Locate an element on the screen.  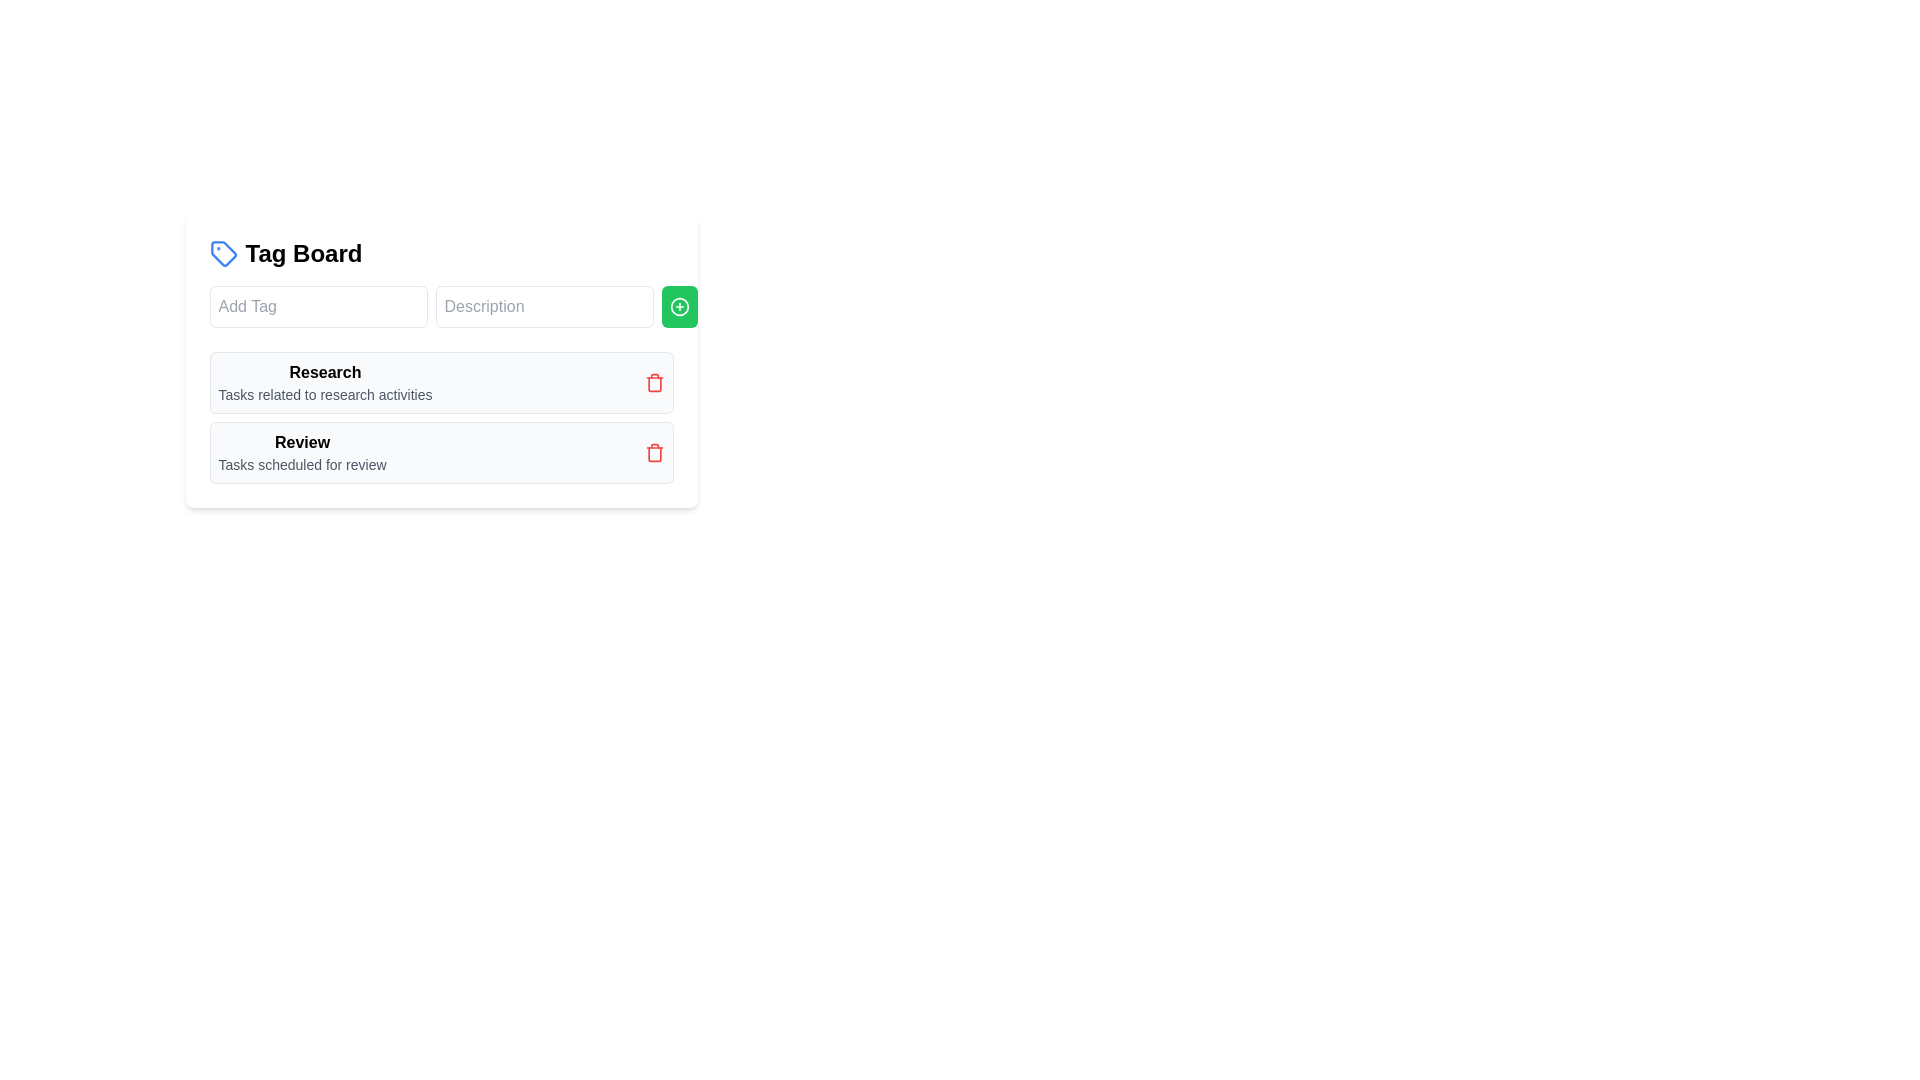
the 'Add Tag' button is located at coordinates (679, 307).